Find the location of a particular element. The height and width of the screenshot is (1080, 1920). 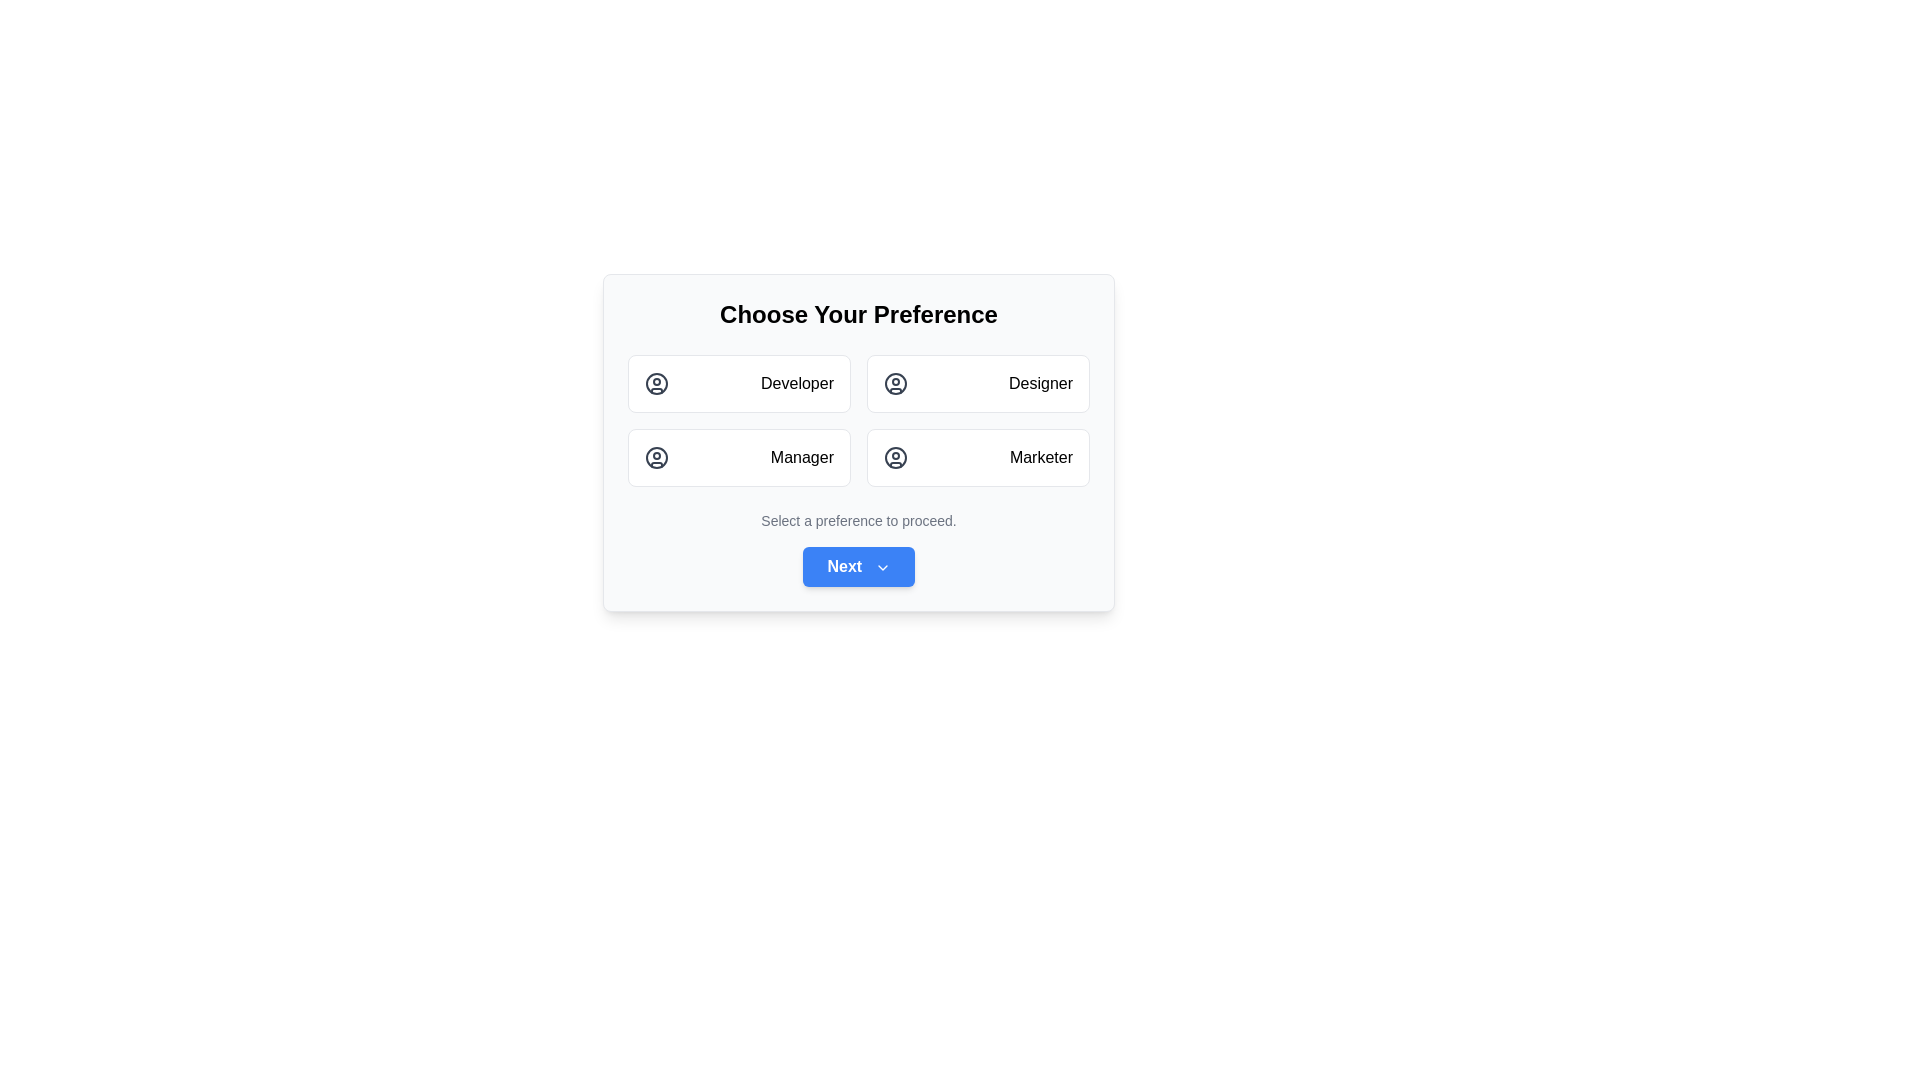

the user profile icon associated with the 'Marketer' option located within the clickable card at the bottom-right of the preference selection grid is located at coordinates (895, 458).